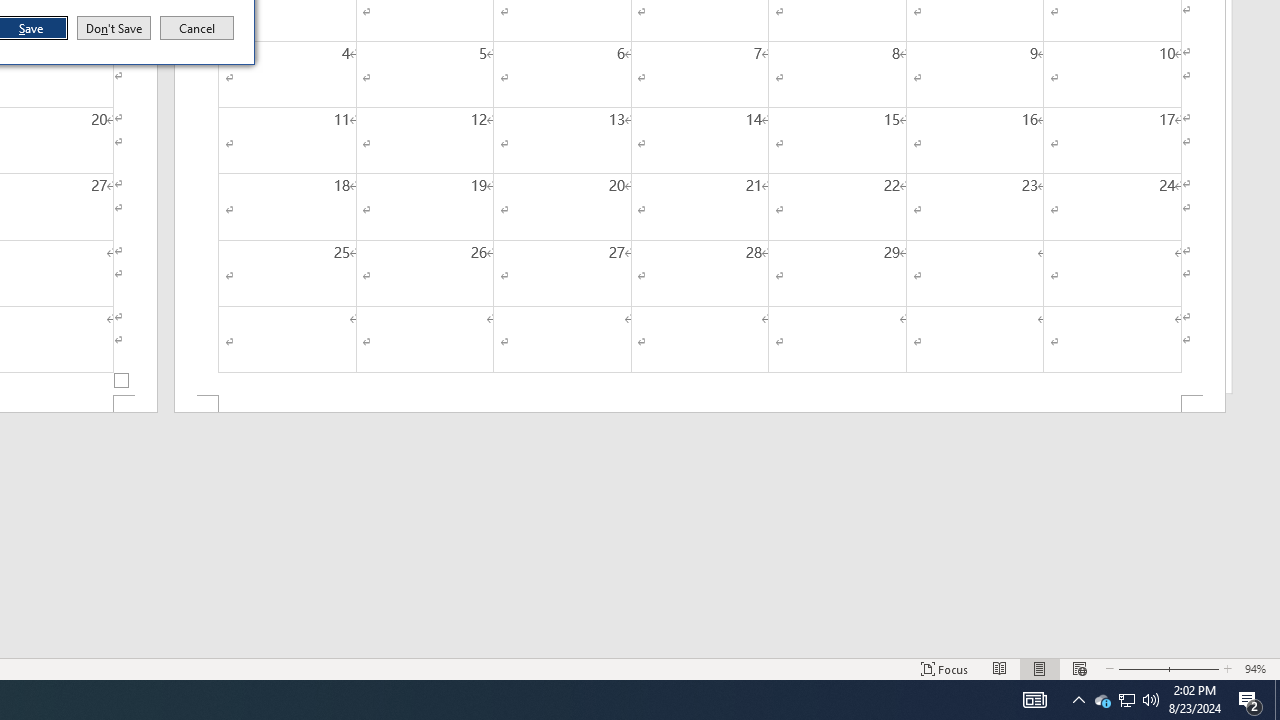  What do you see at coordinates (1127, 698) in the screenshot?
I see `'Notification Chevron'` at bounding box center [1127, 698].